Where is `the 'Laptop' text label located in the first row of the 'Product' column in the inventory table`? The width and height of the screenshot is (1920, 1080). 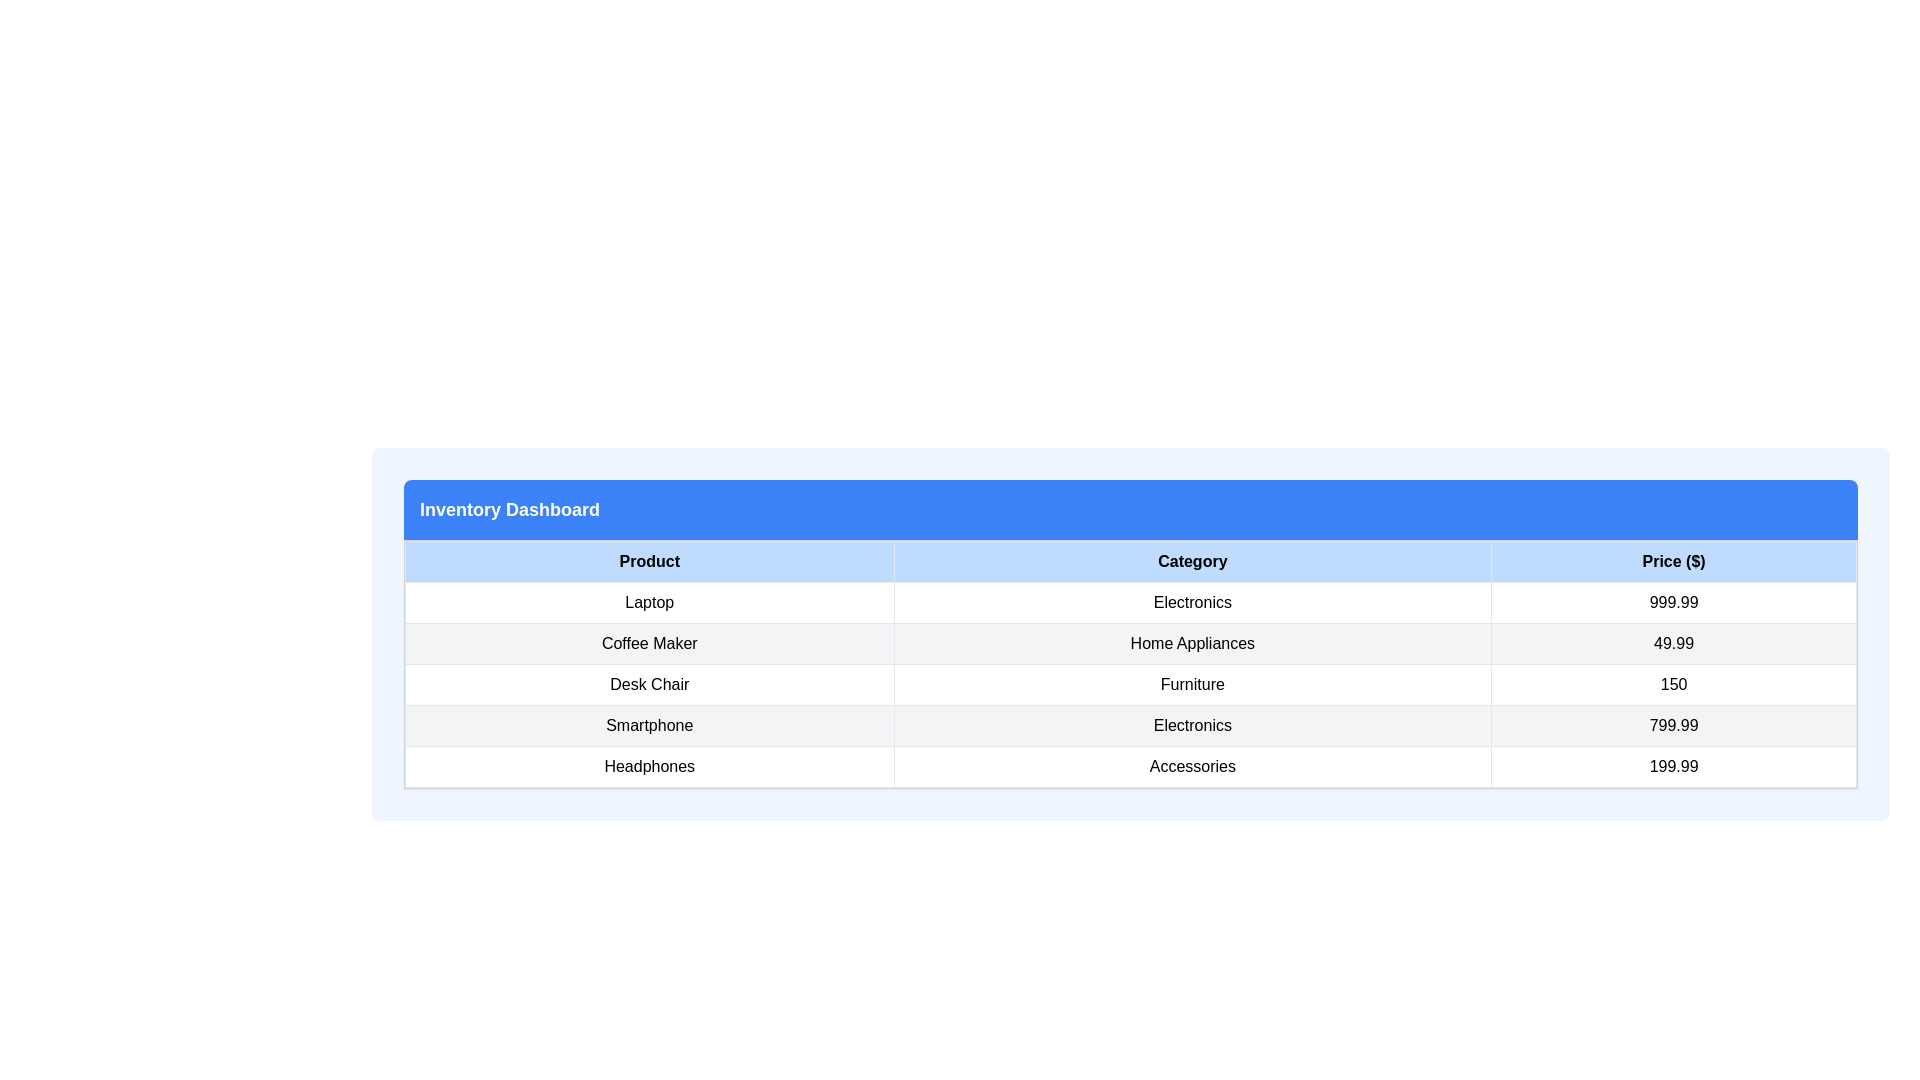 the 'Laptop' text label located in the first row of the 'Product' column in the inventory table is located at coordinates (649, 601).